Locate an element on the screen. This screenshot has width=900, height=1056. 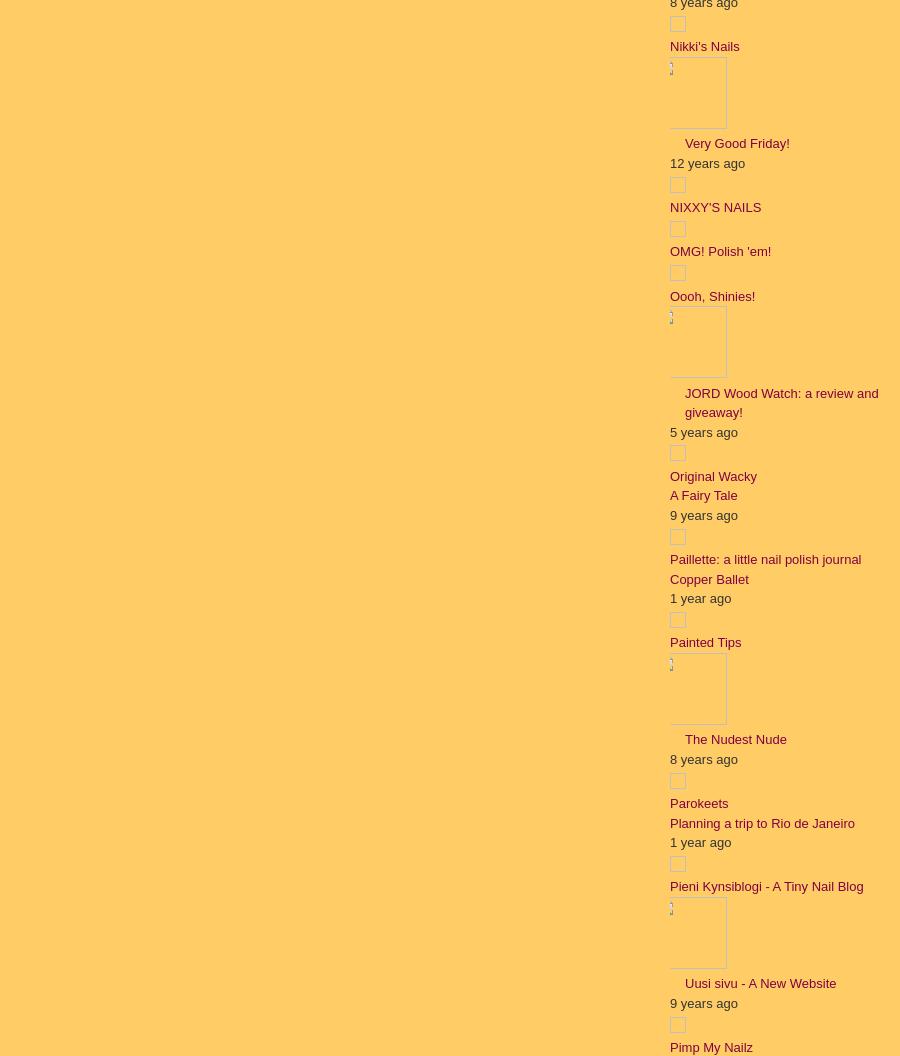
'Nikki's Nails' is located at coordinates (703, 46).